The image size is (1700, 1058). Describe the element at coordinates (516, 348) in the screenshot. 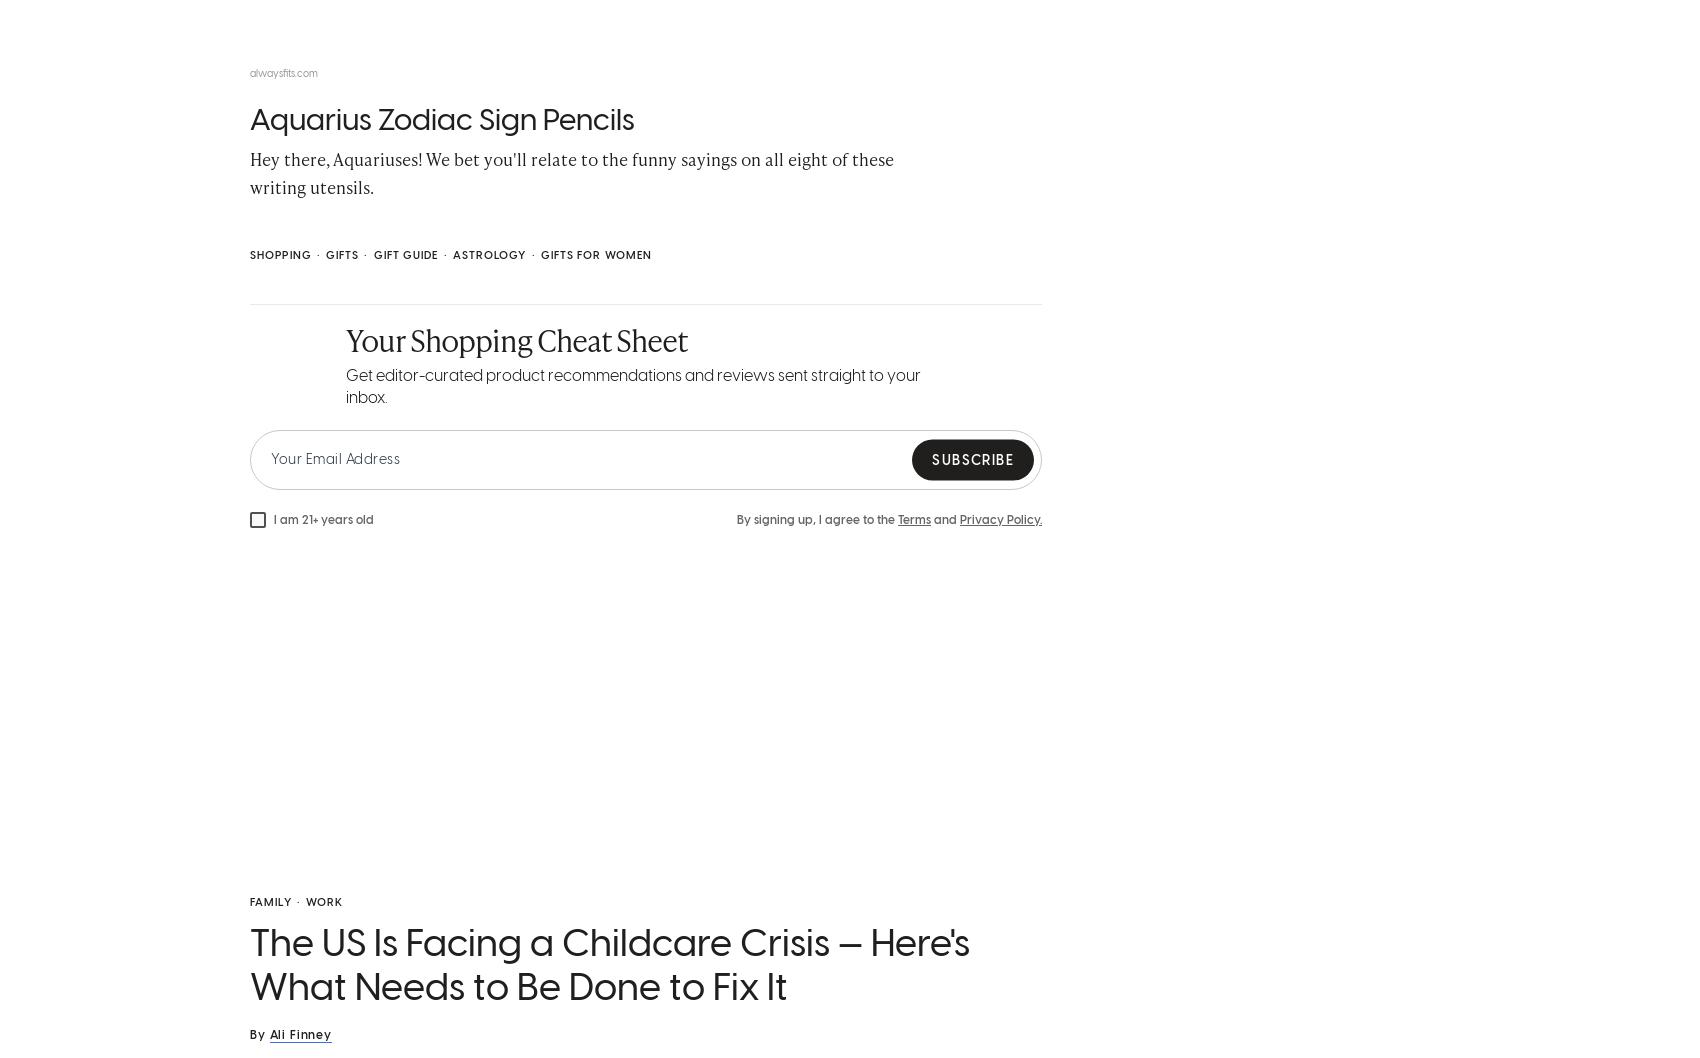

I see `'Your Shopping Cheat Sheet'` at that location.